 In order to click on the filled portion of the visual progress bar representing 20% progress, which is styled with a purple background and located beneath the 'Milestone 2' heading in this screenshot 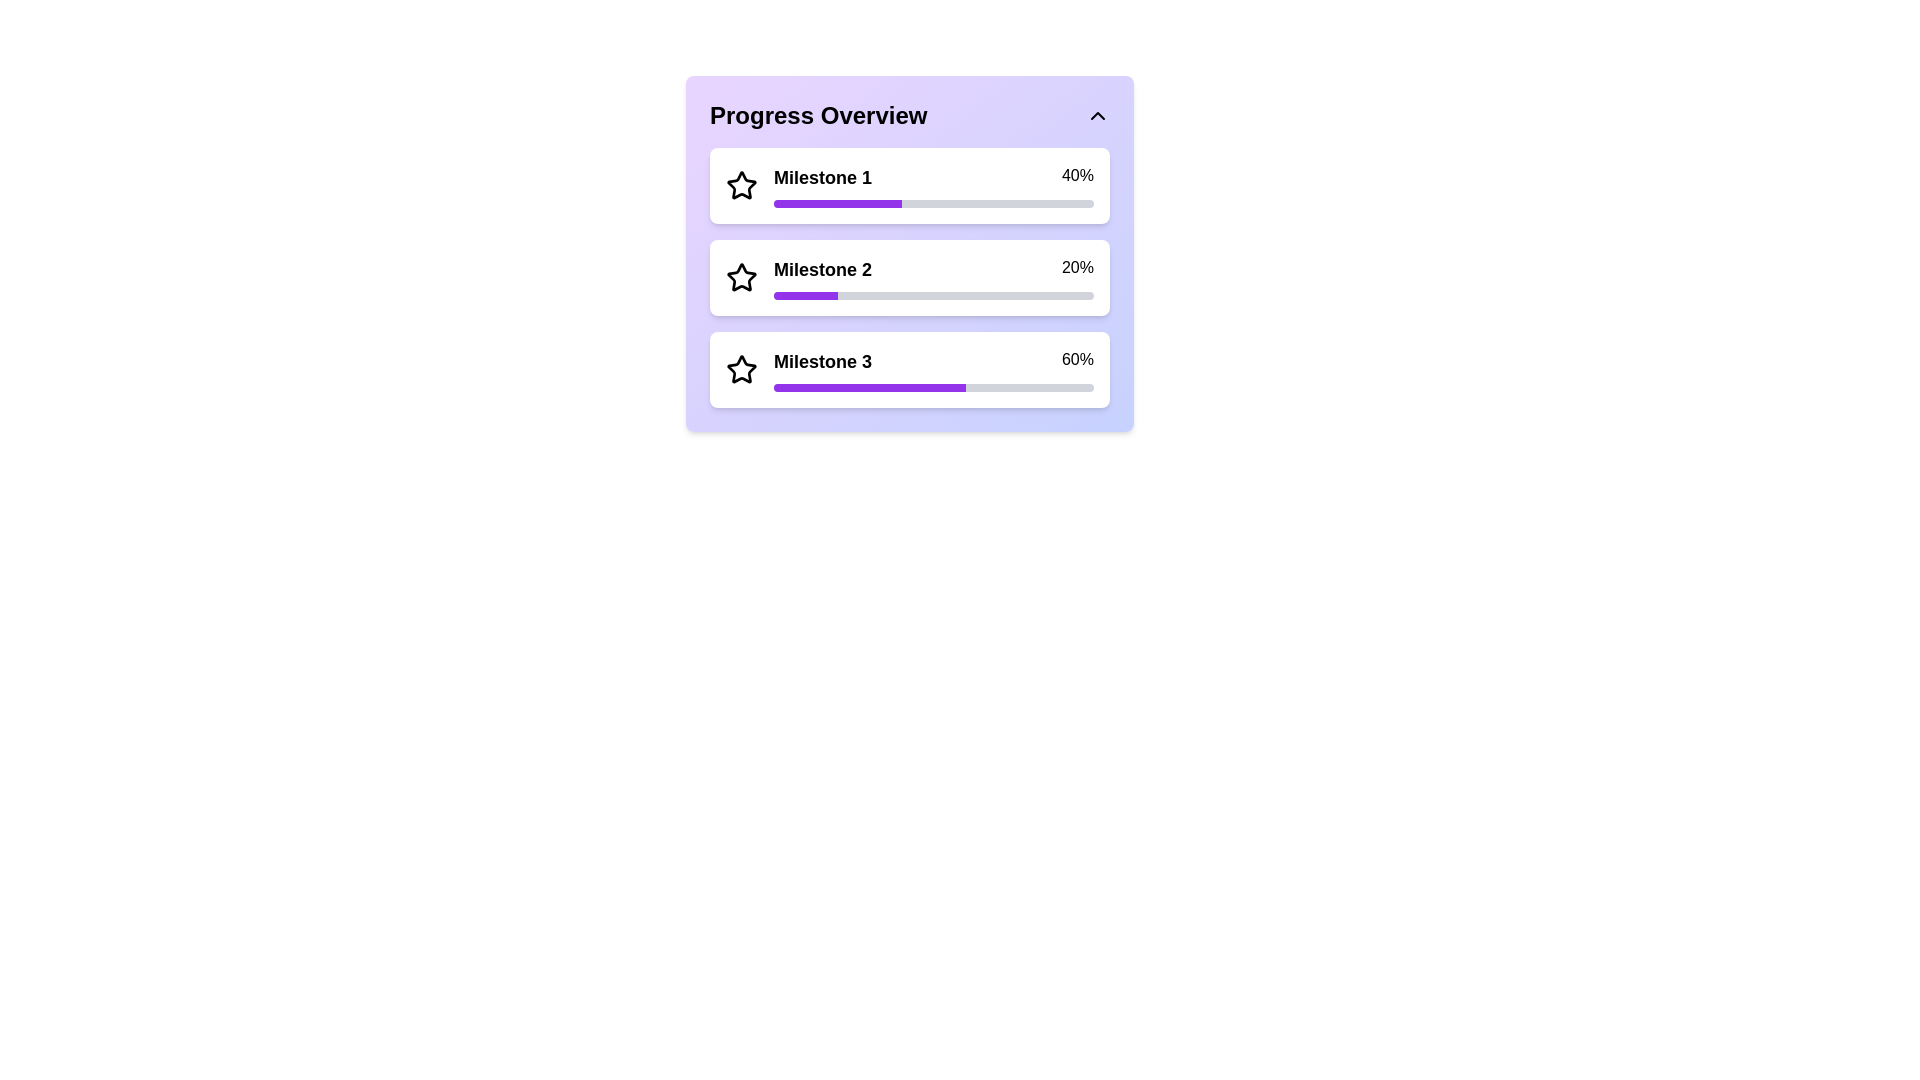, I will do `click(806, 296)`.